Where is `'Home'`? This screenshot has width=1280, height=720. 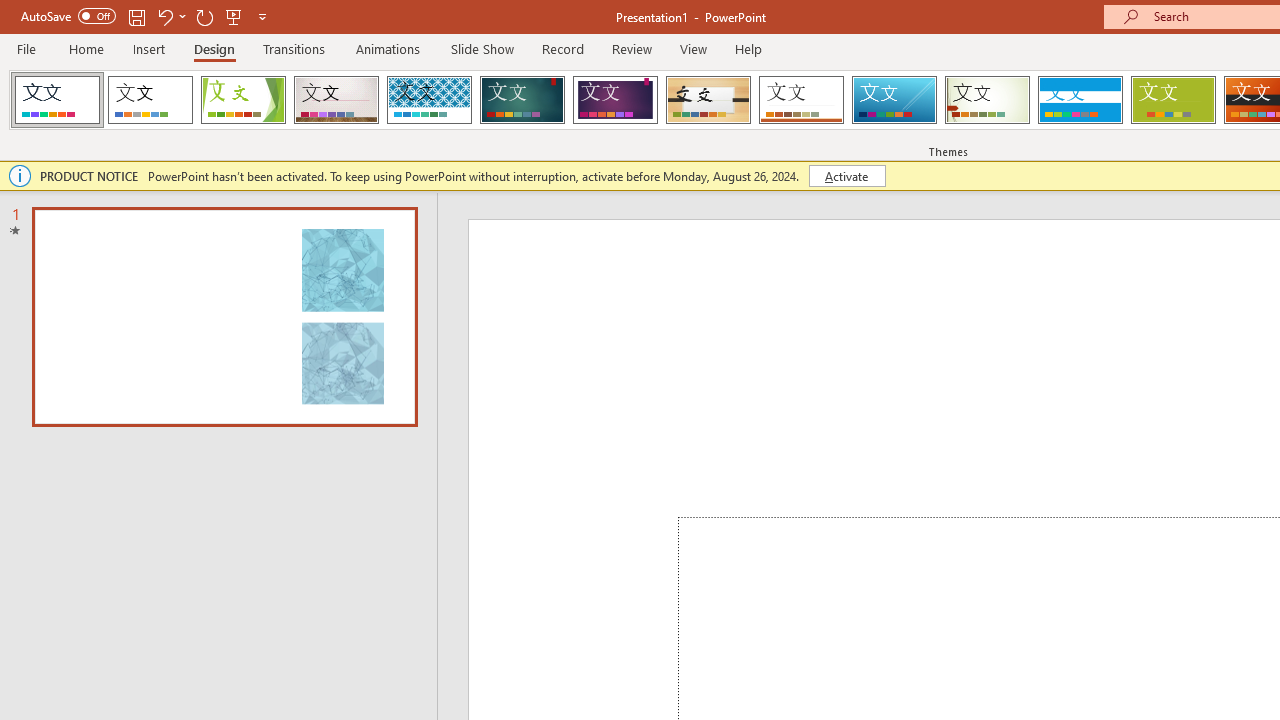
'Home' is located at coordinates (85, 48).